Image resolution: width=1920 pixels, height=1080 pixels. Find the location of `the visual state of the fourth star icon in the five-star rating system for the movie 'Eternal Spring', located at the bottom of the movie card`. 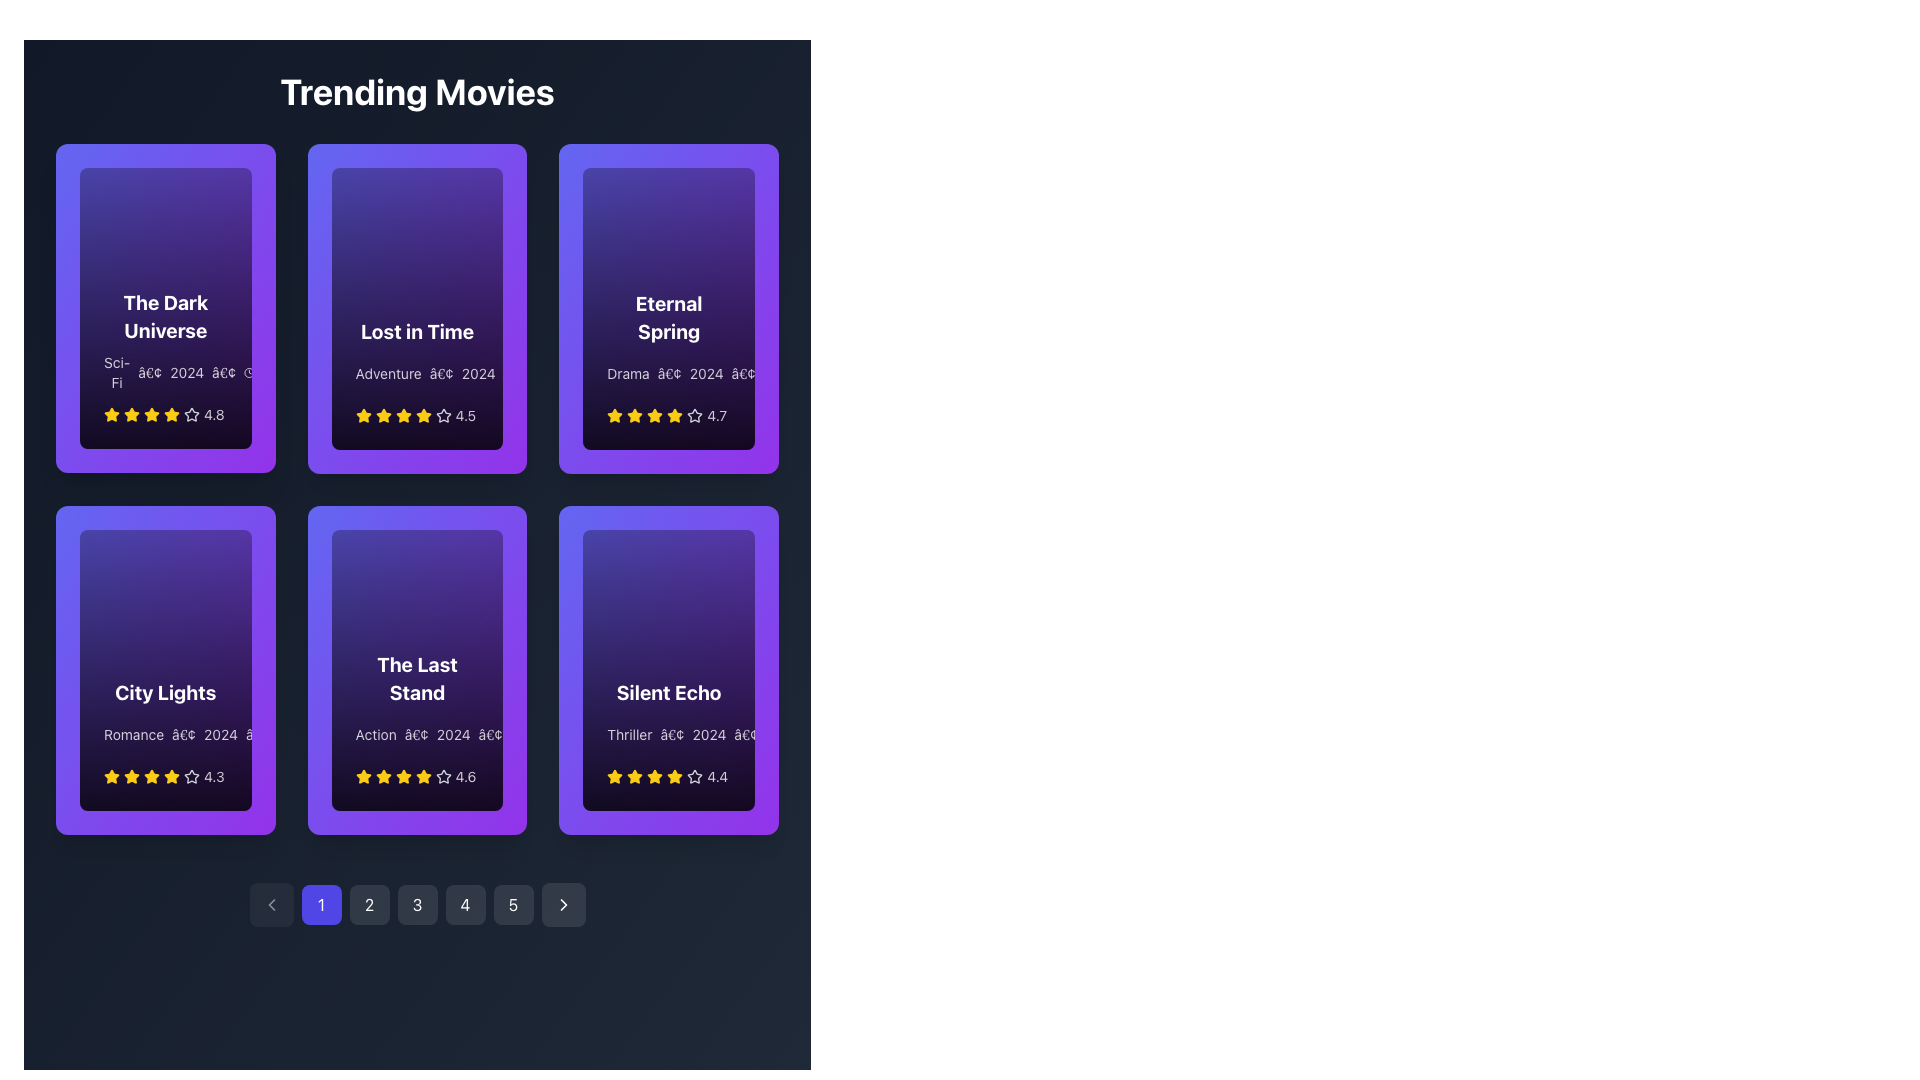

the visual state of the fourth star icon in the five-star rating system for the movie 'Eternal Spring', located at the bottom of the movie card is located at coordinates (655, 414).